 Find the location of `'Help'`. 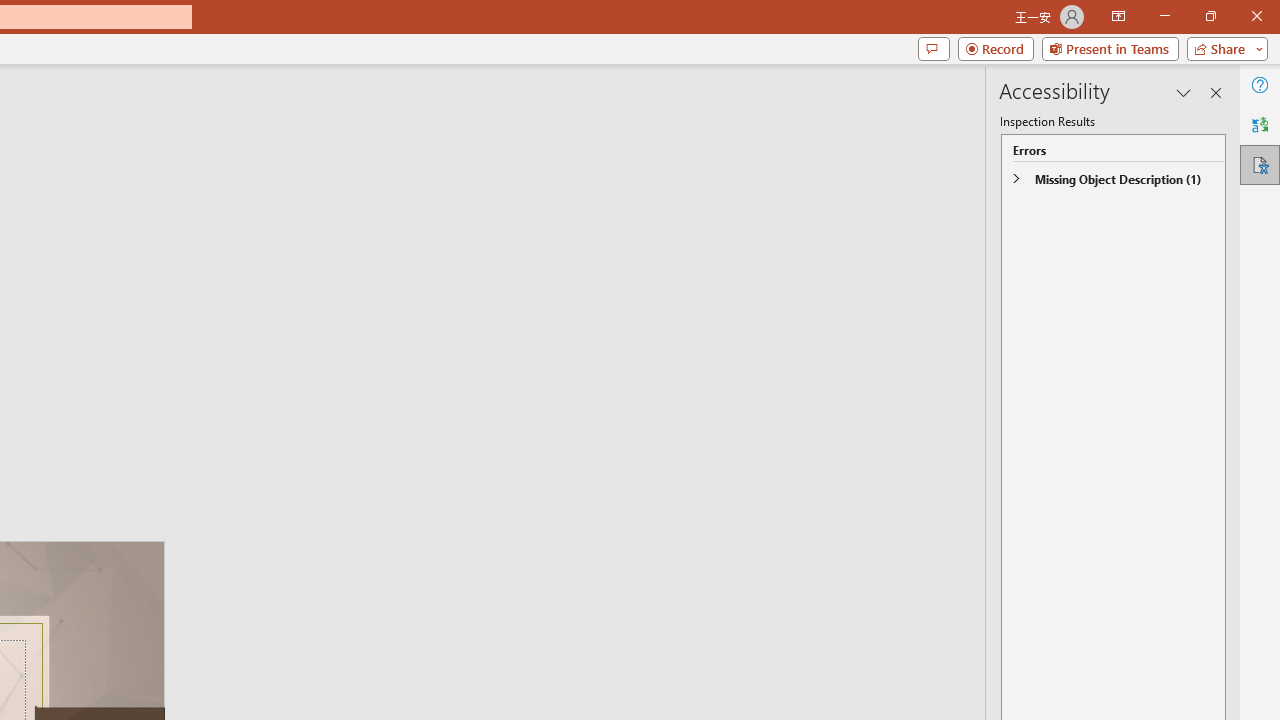

'Help' is located at coordinates (1259, 83).